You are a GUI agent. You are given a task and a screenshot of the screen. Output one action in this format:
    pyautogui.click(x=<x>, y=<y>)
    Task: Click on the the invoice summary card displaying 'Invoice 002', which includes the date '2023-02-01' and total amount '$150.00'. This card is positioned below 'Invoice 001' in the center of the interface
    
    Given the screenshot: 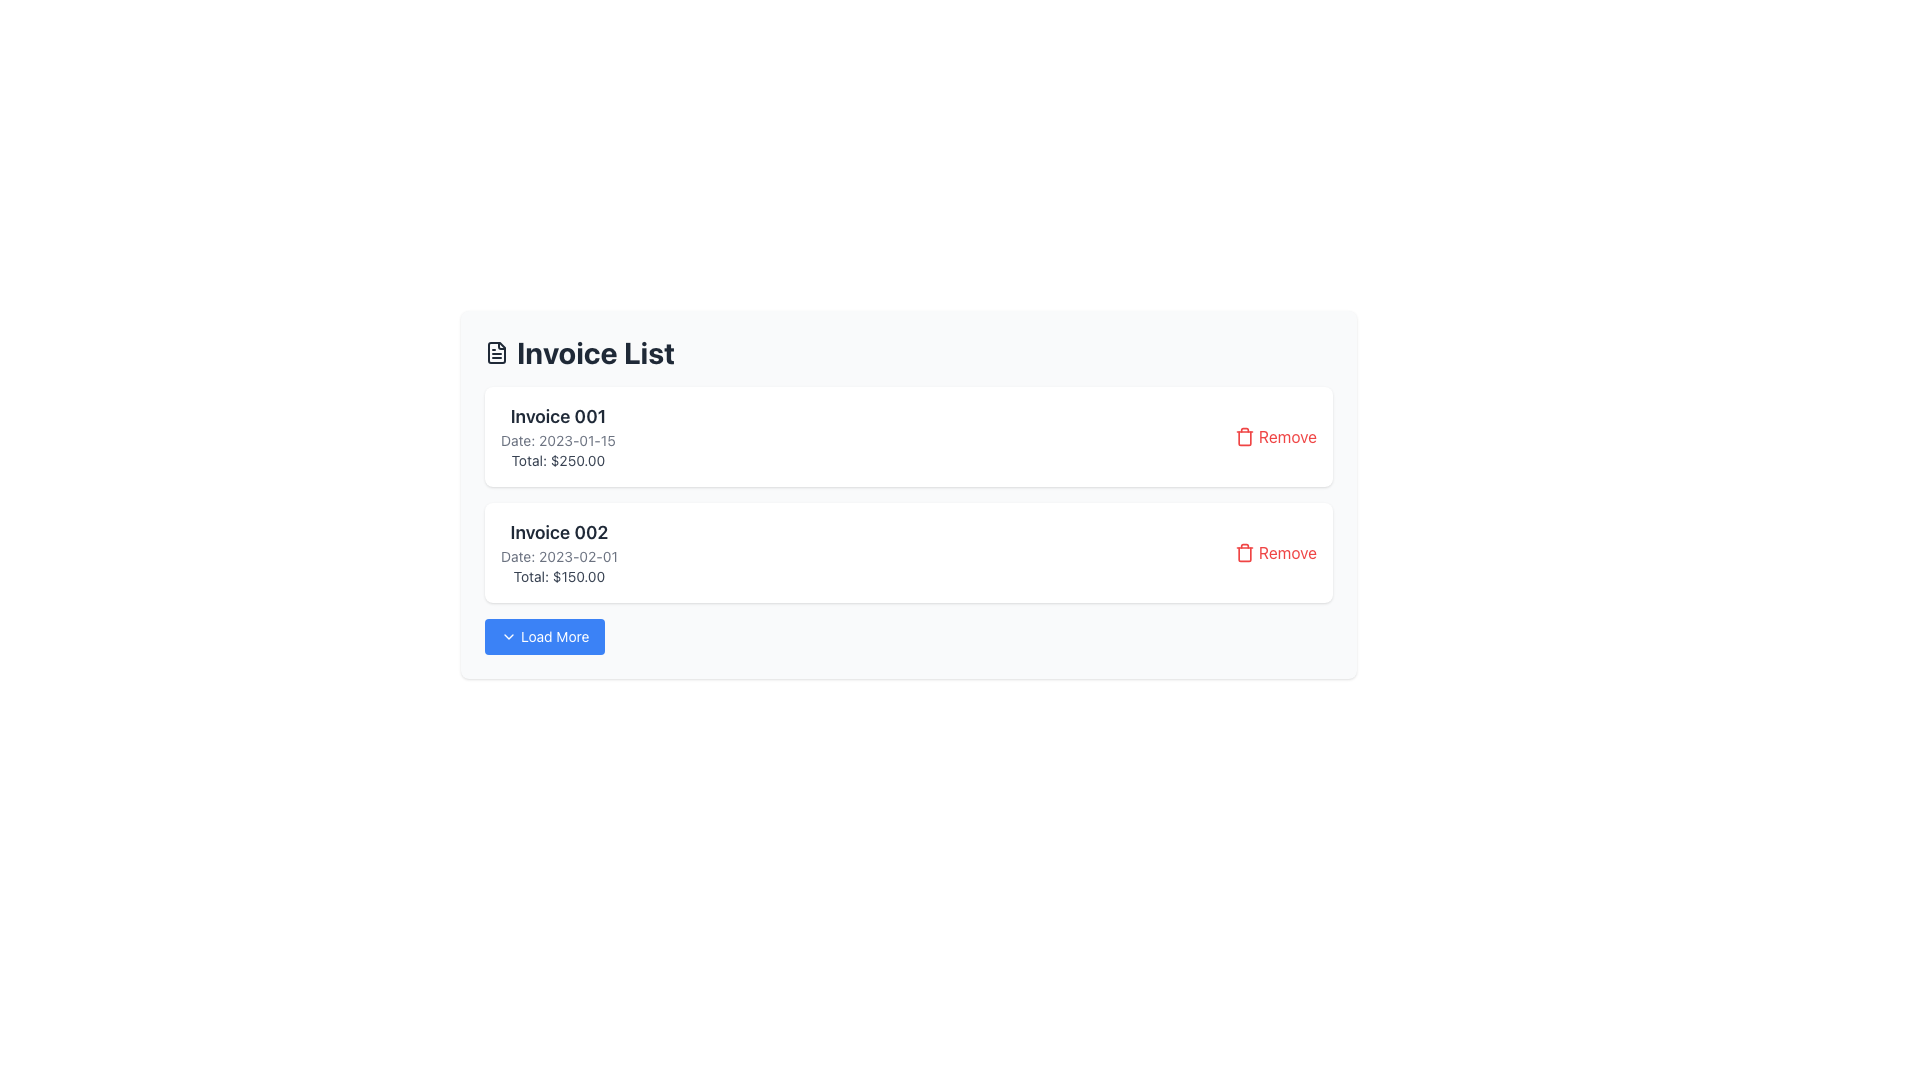 What is the action you would take?
    pyautogui.click(x=559, y=552)
    